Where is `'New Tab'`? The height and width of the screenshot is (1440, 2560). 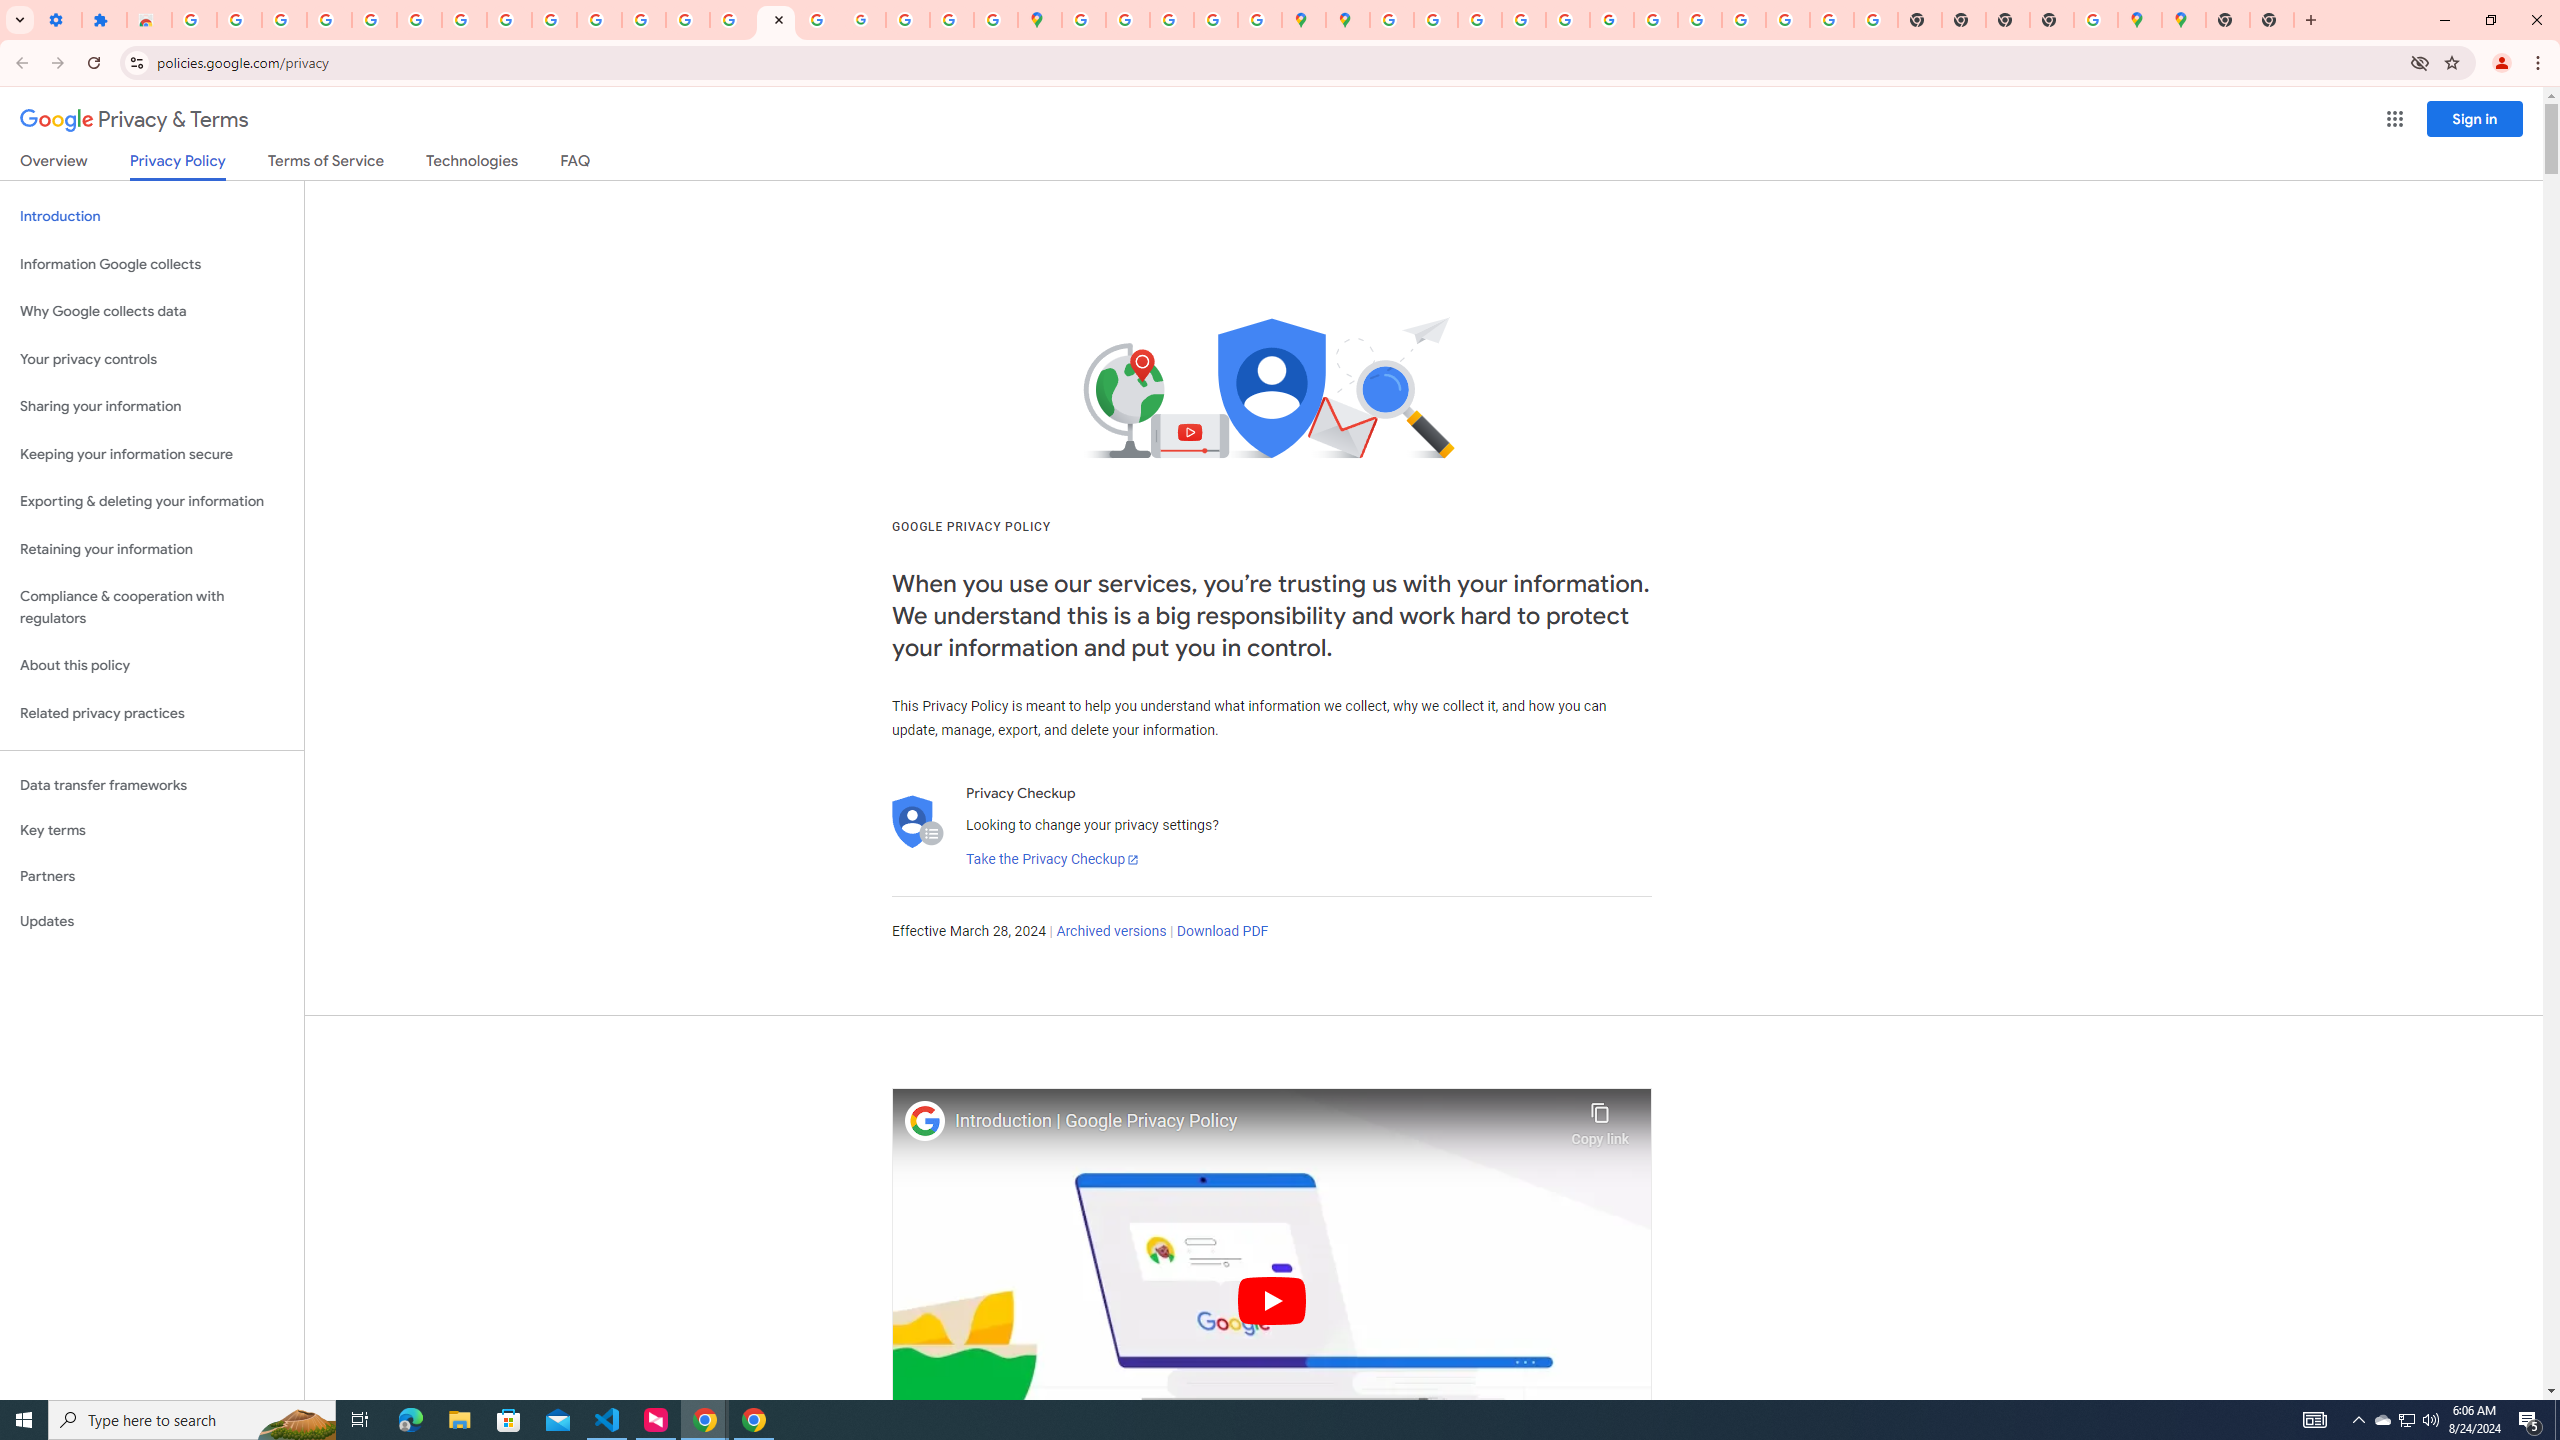
'New Tab' is located at coordinates (2226, 19).